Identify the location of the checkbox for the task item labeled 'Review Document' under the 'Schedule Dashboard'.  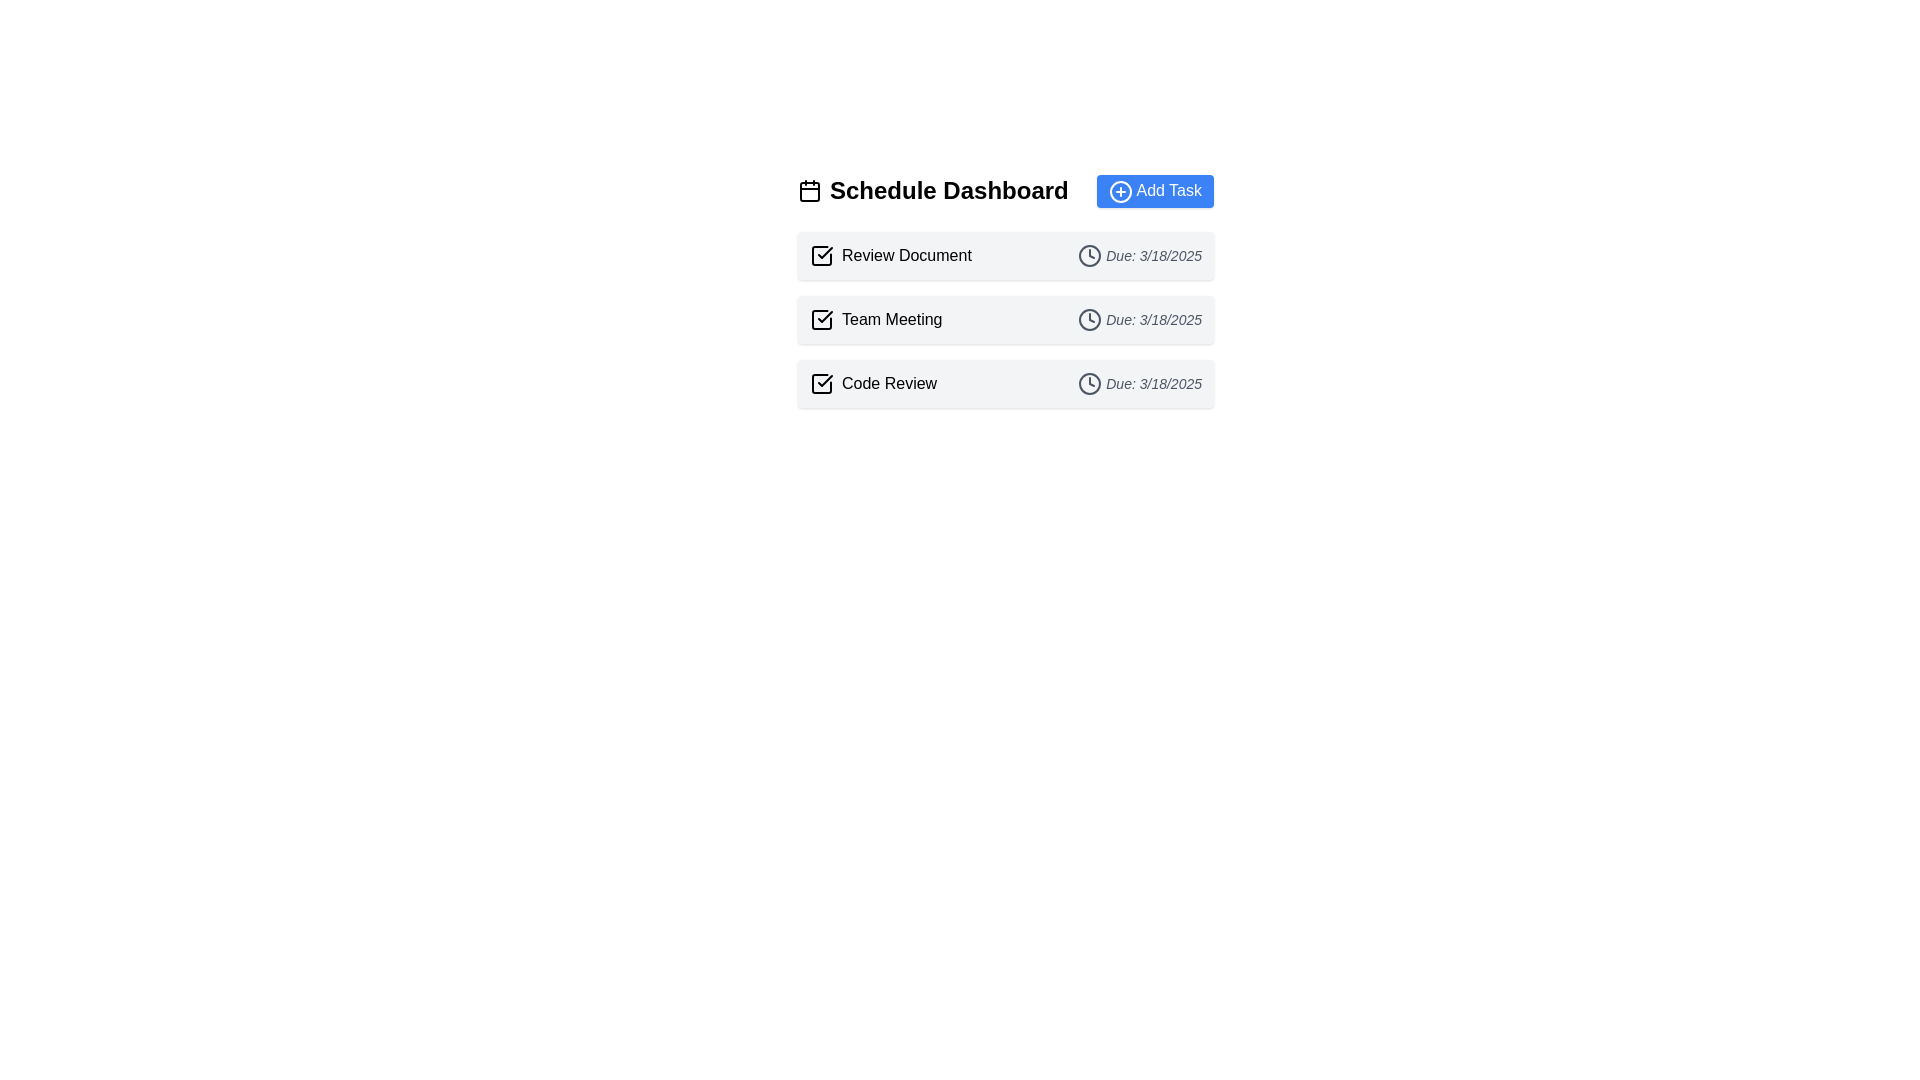
(821, 253).